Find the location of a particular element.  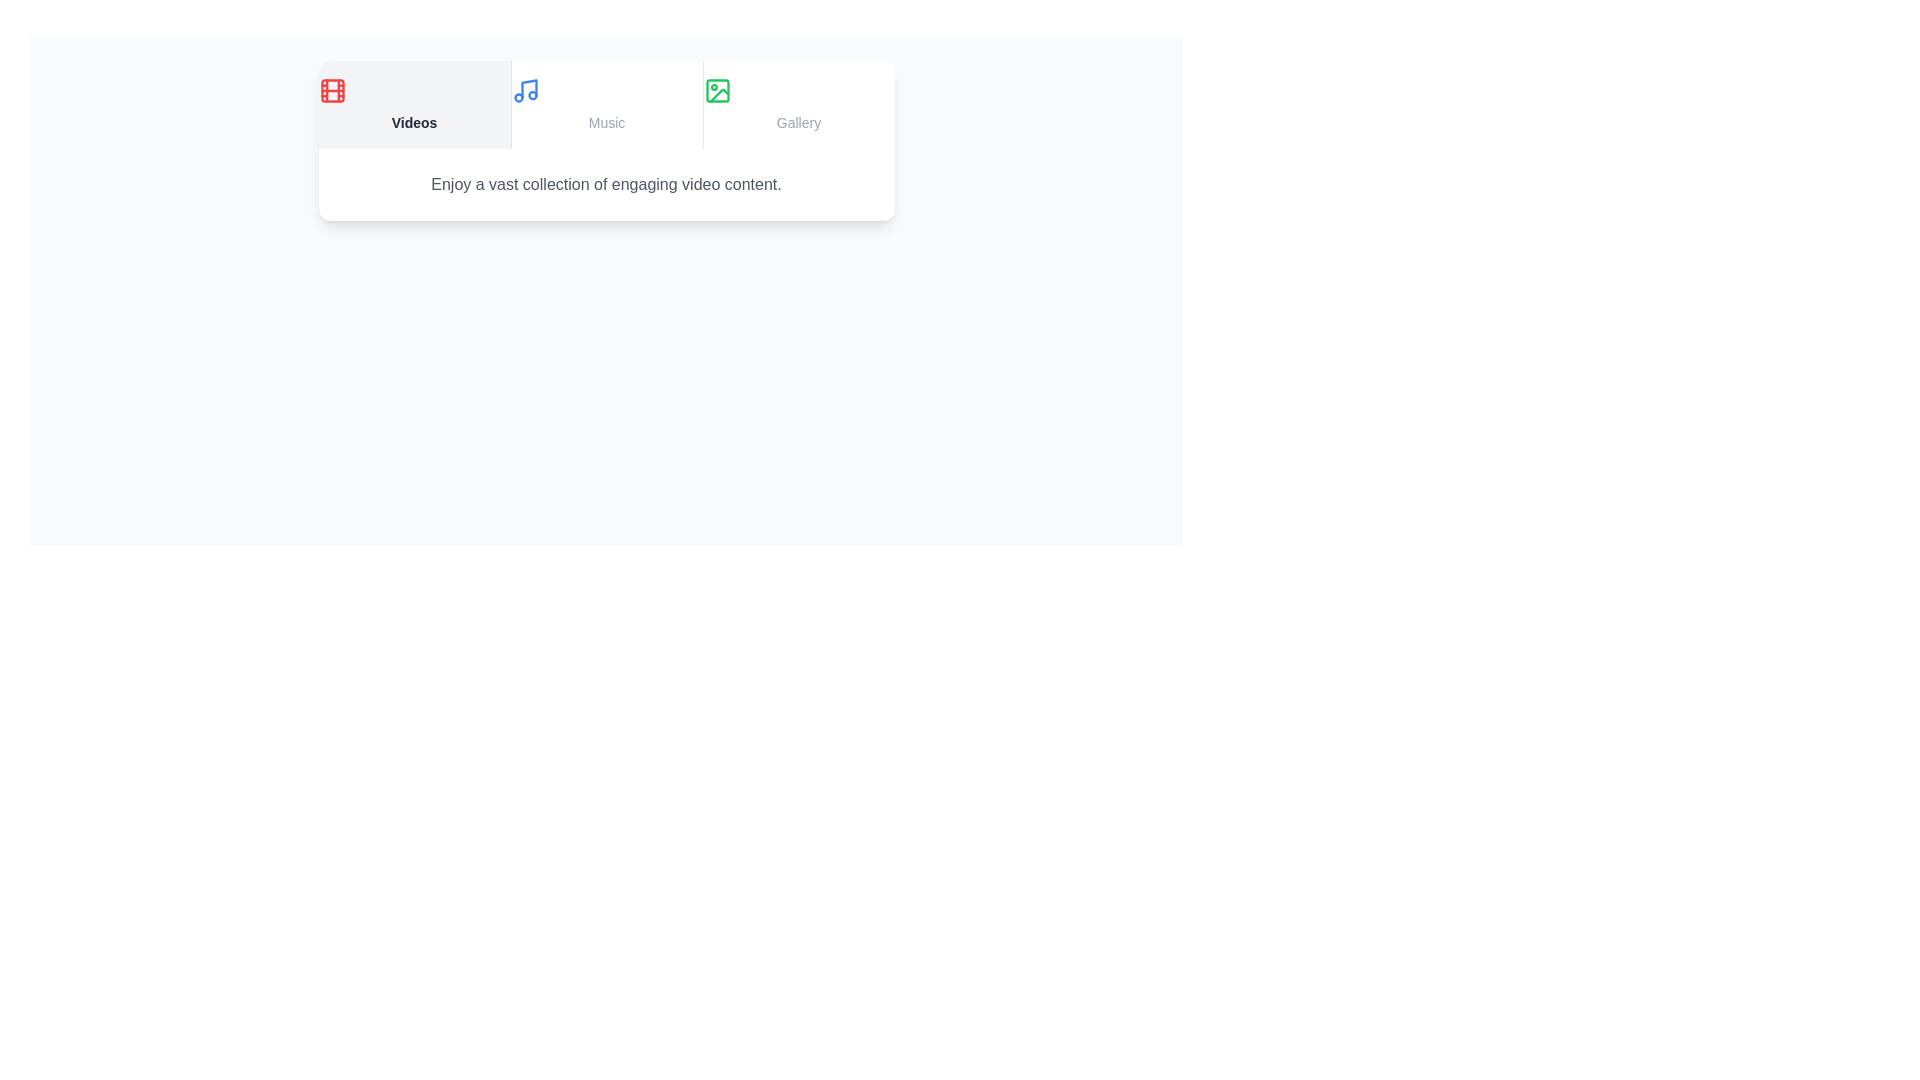

the Videos tab by clicking on its button is located at coordinates (413, 104).